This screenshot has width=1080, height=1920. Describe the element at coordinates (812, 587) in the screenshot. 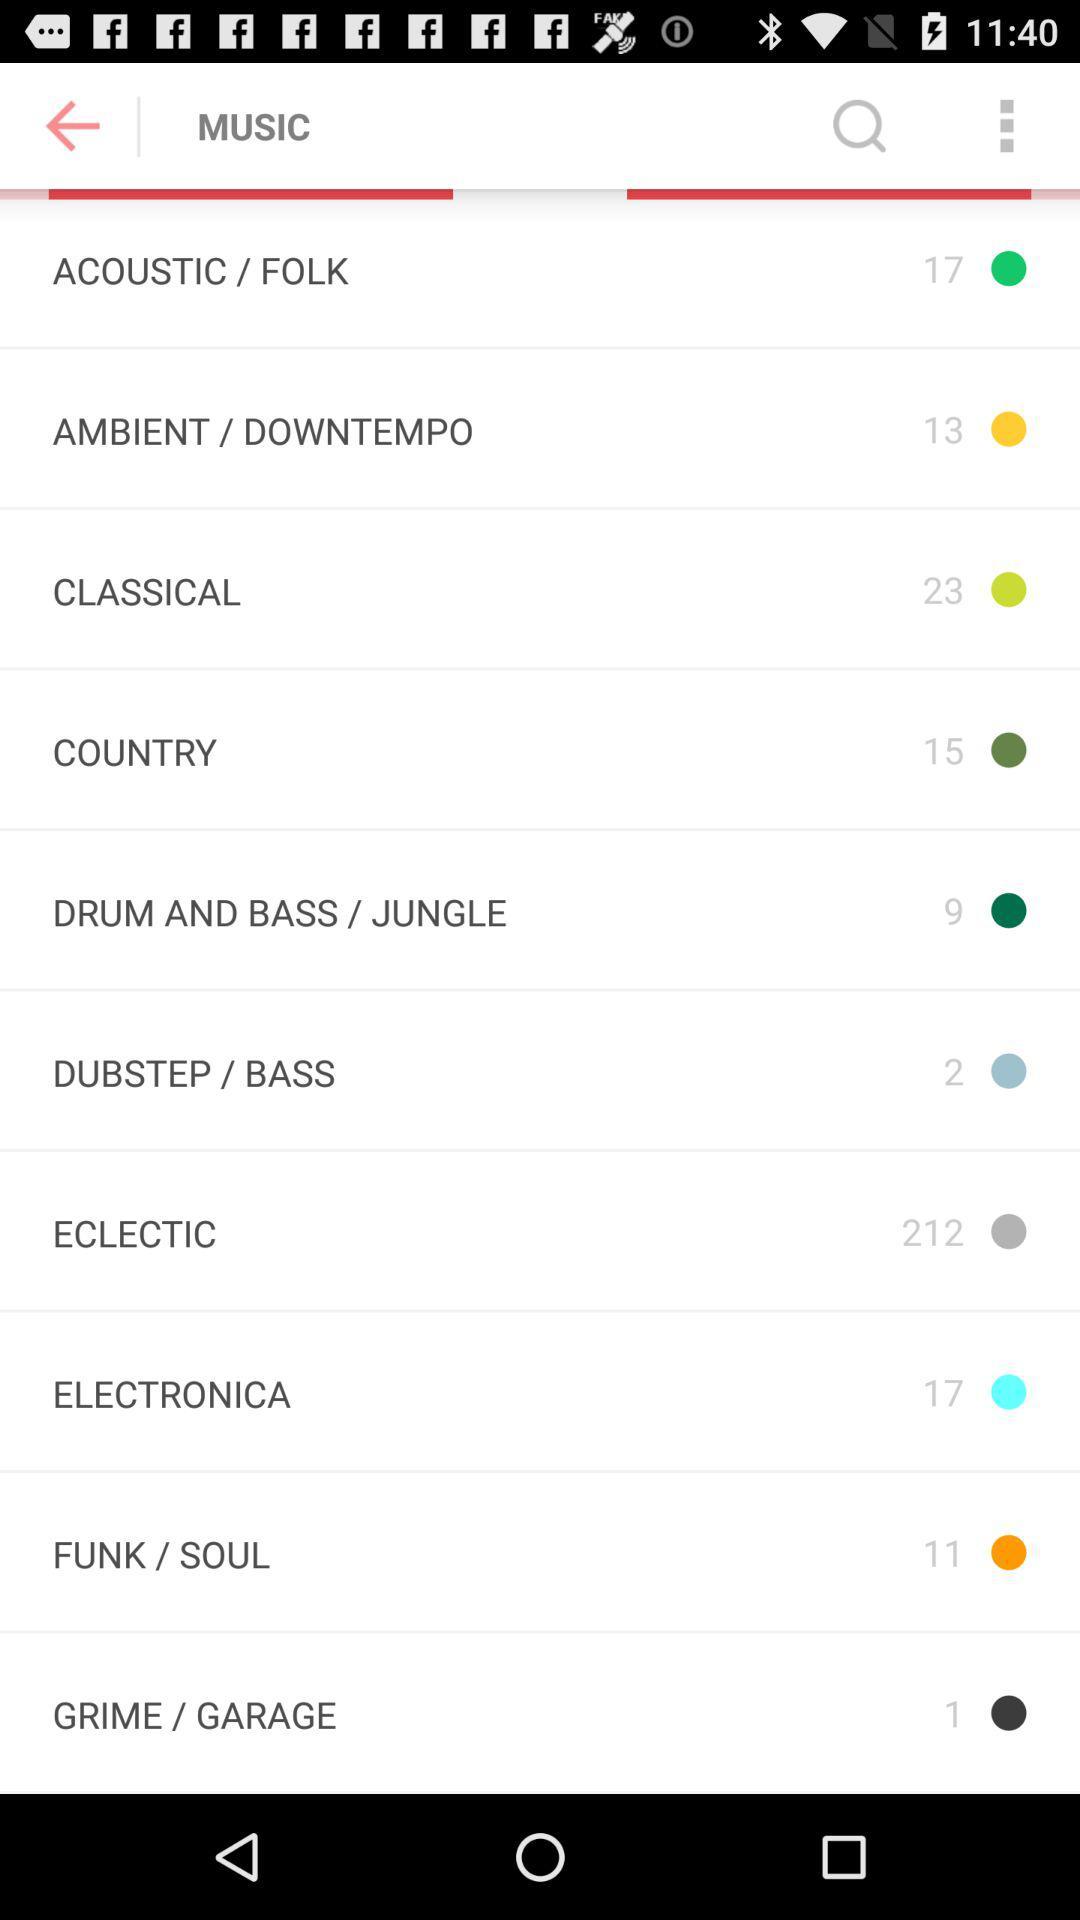

I see `item below the 13 app` at that location.